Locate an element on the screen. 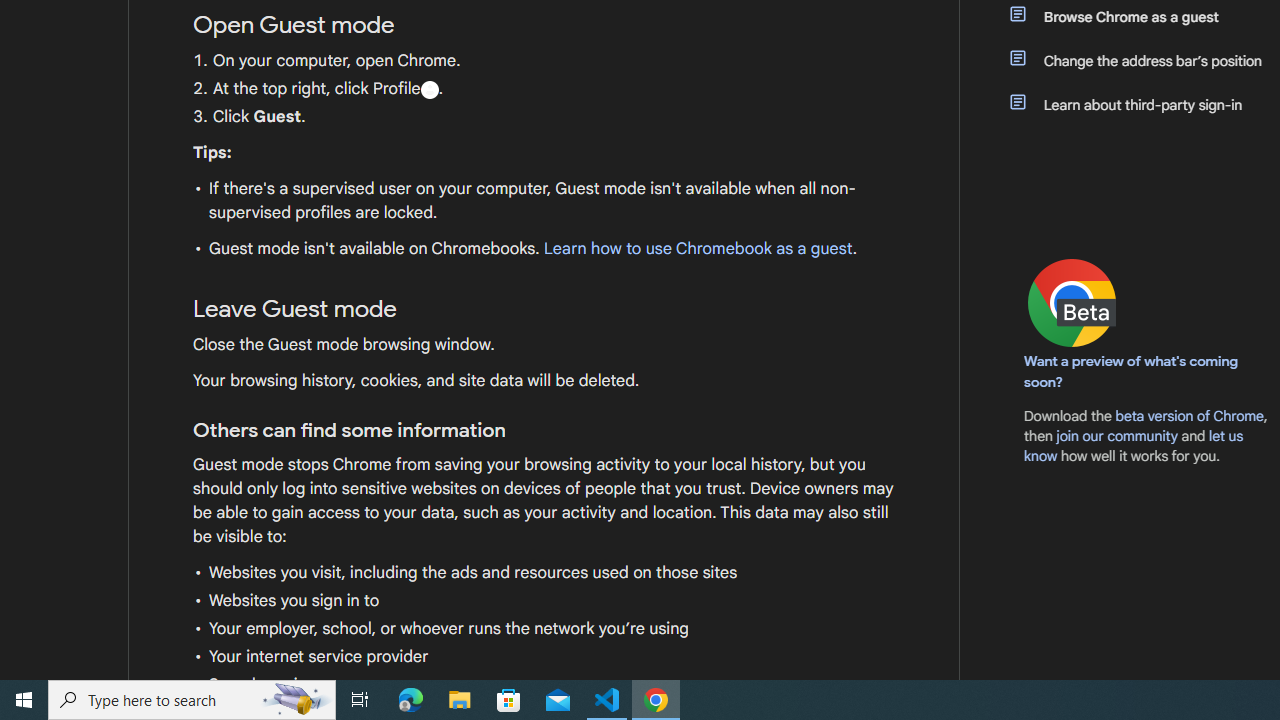 This screenshot has height=720, width=1280. 'Learn how to use Chromebook as a guest' is located at coordinates (697, 248).